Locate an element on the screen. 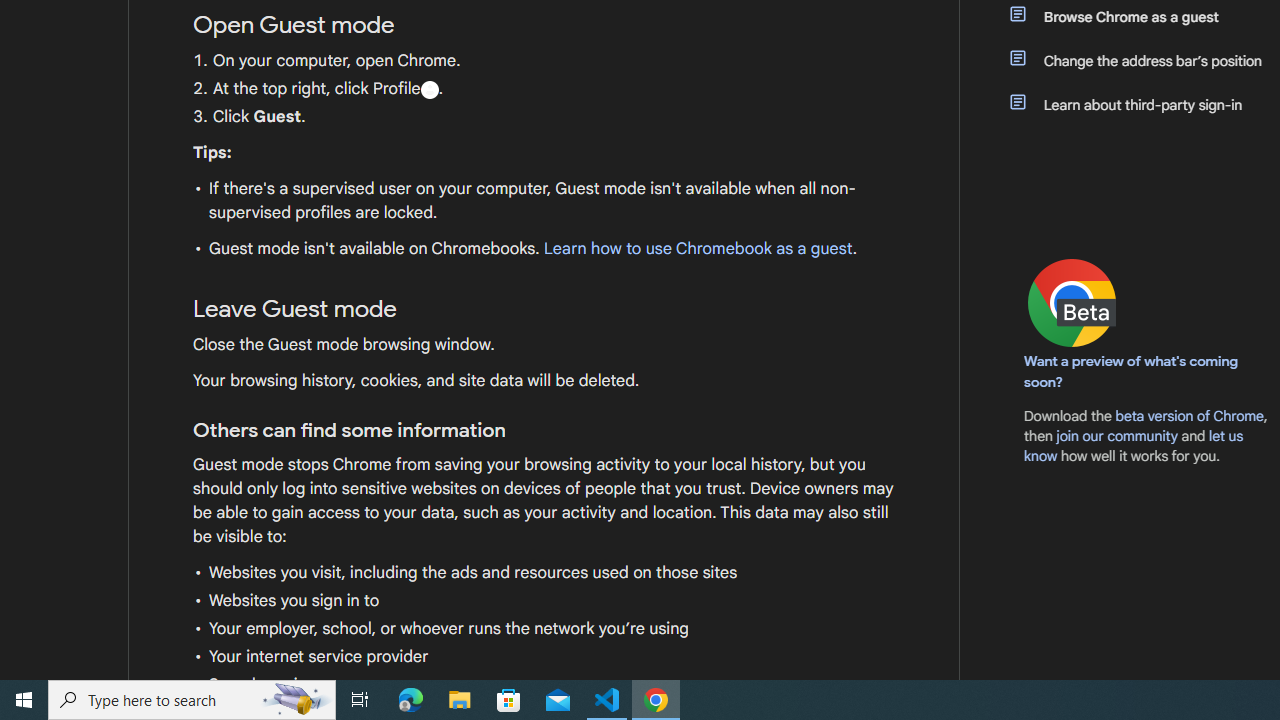 This screenshot has height=720, width=1280. 'Learn how to use Chromebook as a guest' is located at coordinates (697, 248).